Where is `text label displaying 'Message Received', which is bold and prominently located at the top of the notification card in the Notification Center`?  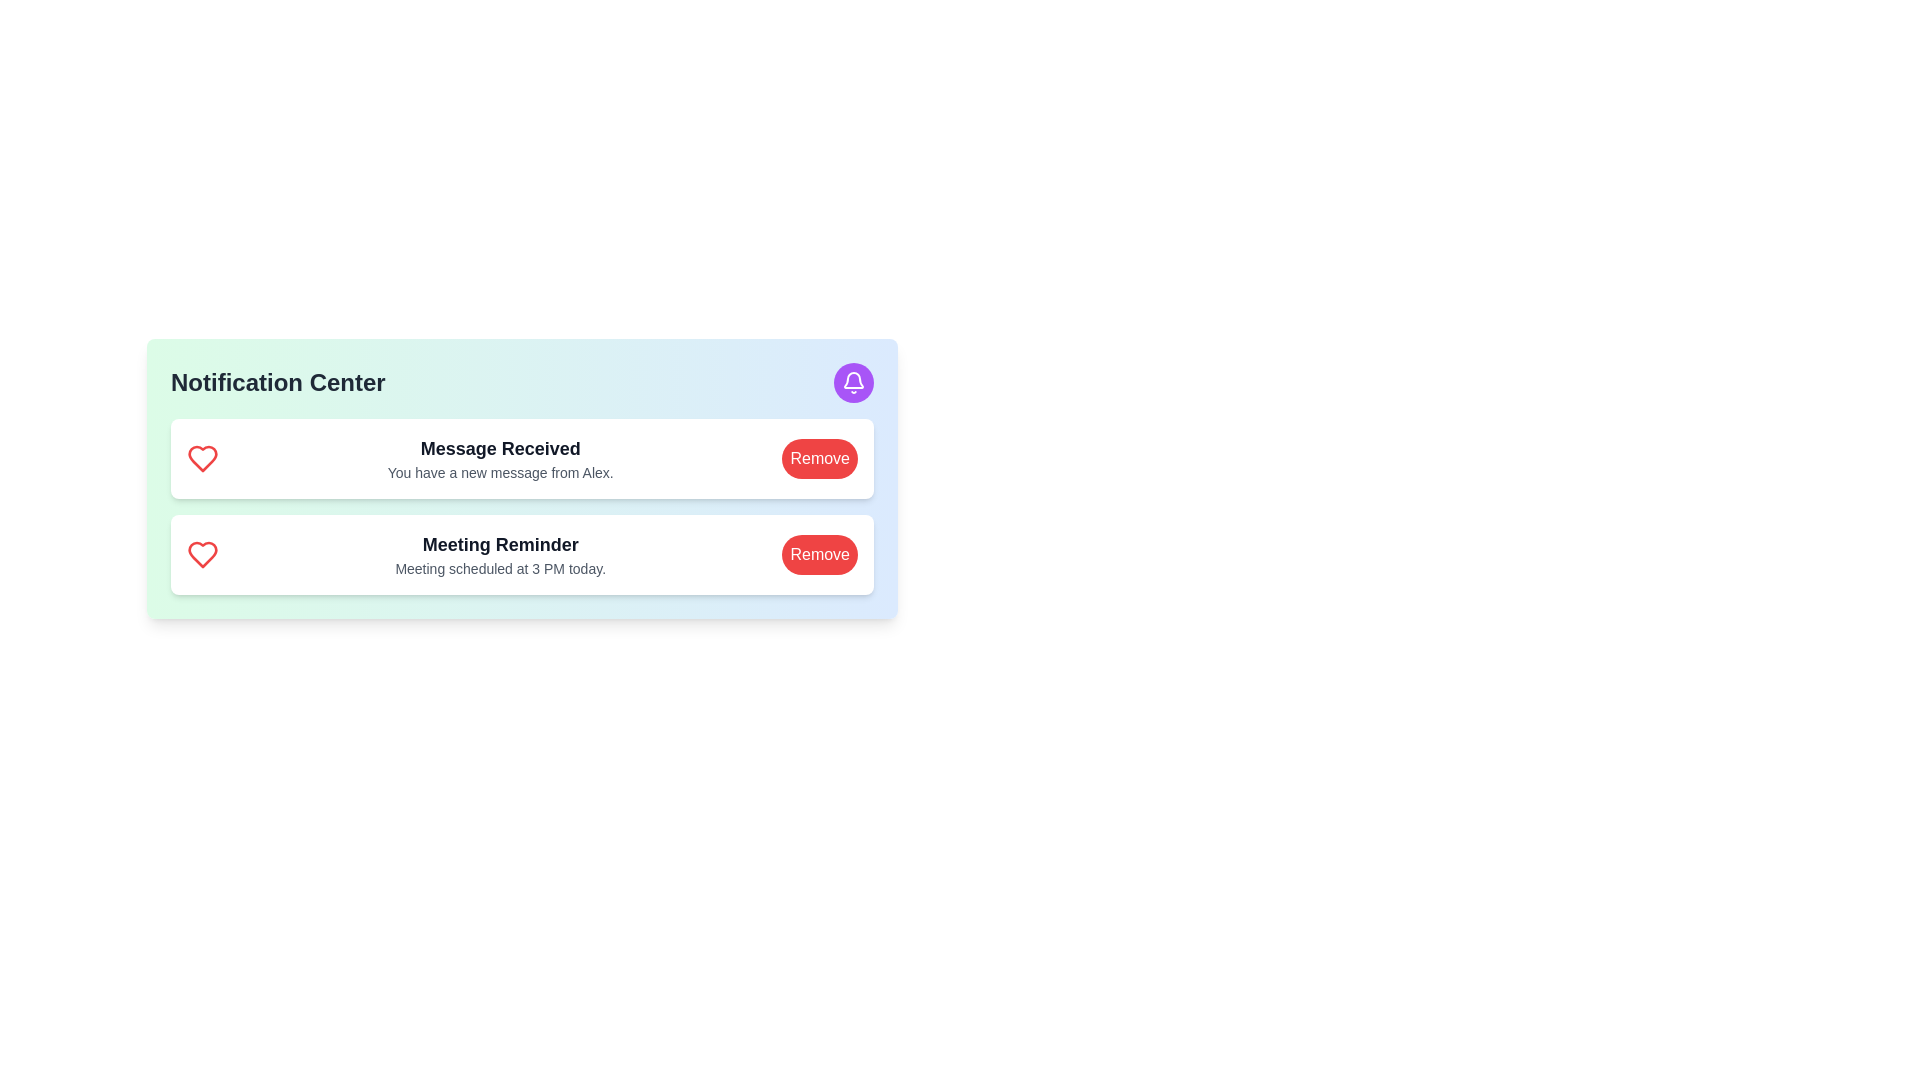 text label displaying 'Message Received', which is bold and prominently located at the top of the notification card in the Notification Center is located at coordinates (500, 447).